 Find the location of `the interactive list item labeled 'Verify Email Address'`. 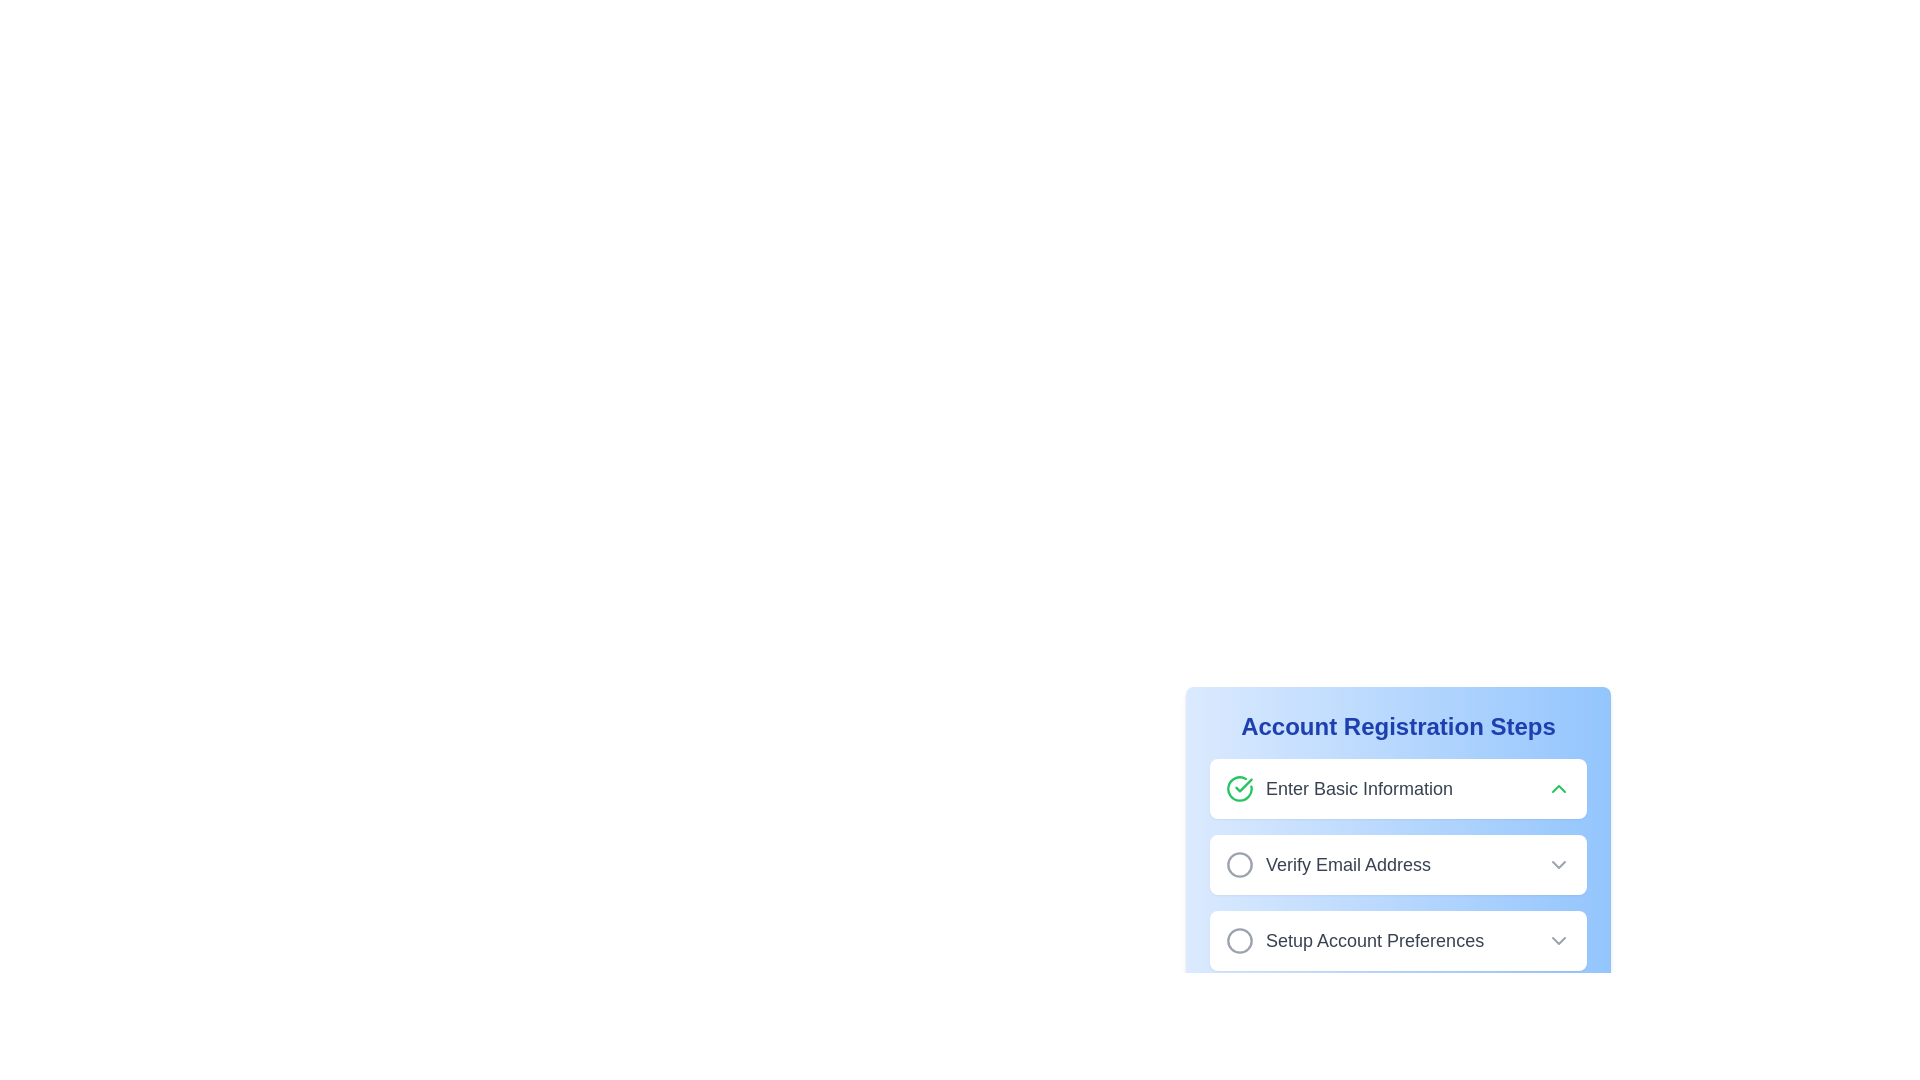

the interactive list item labeled 'Verify Email Address' is located at coordinates (1397, 863).